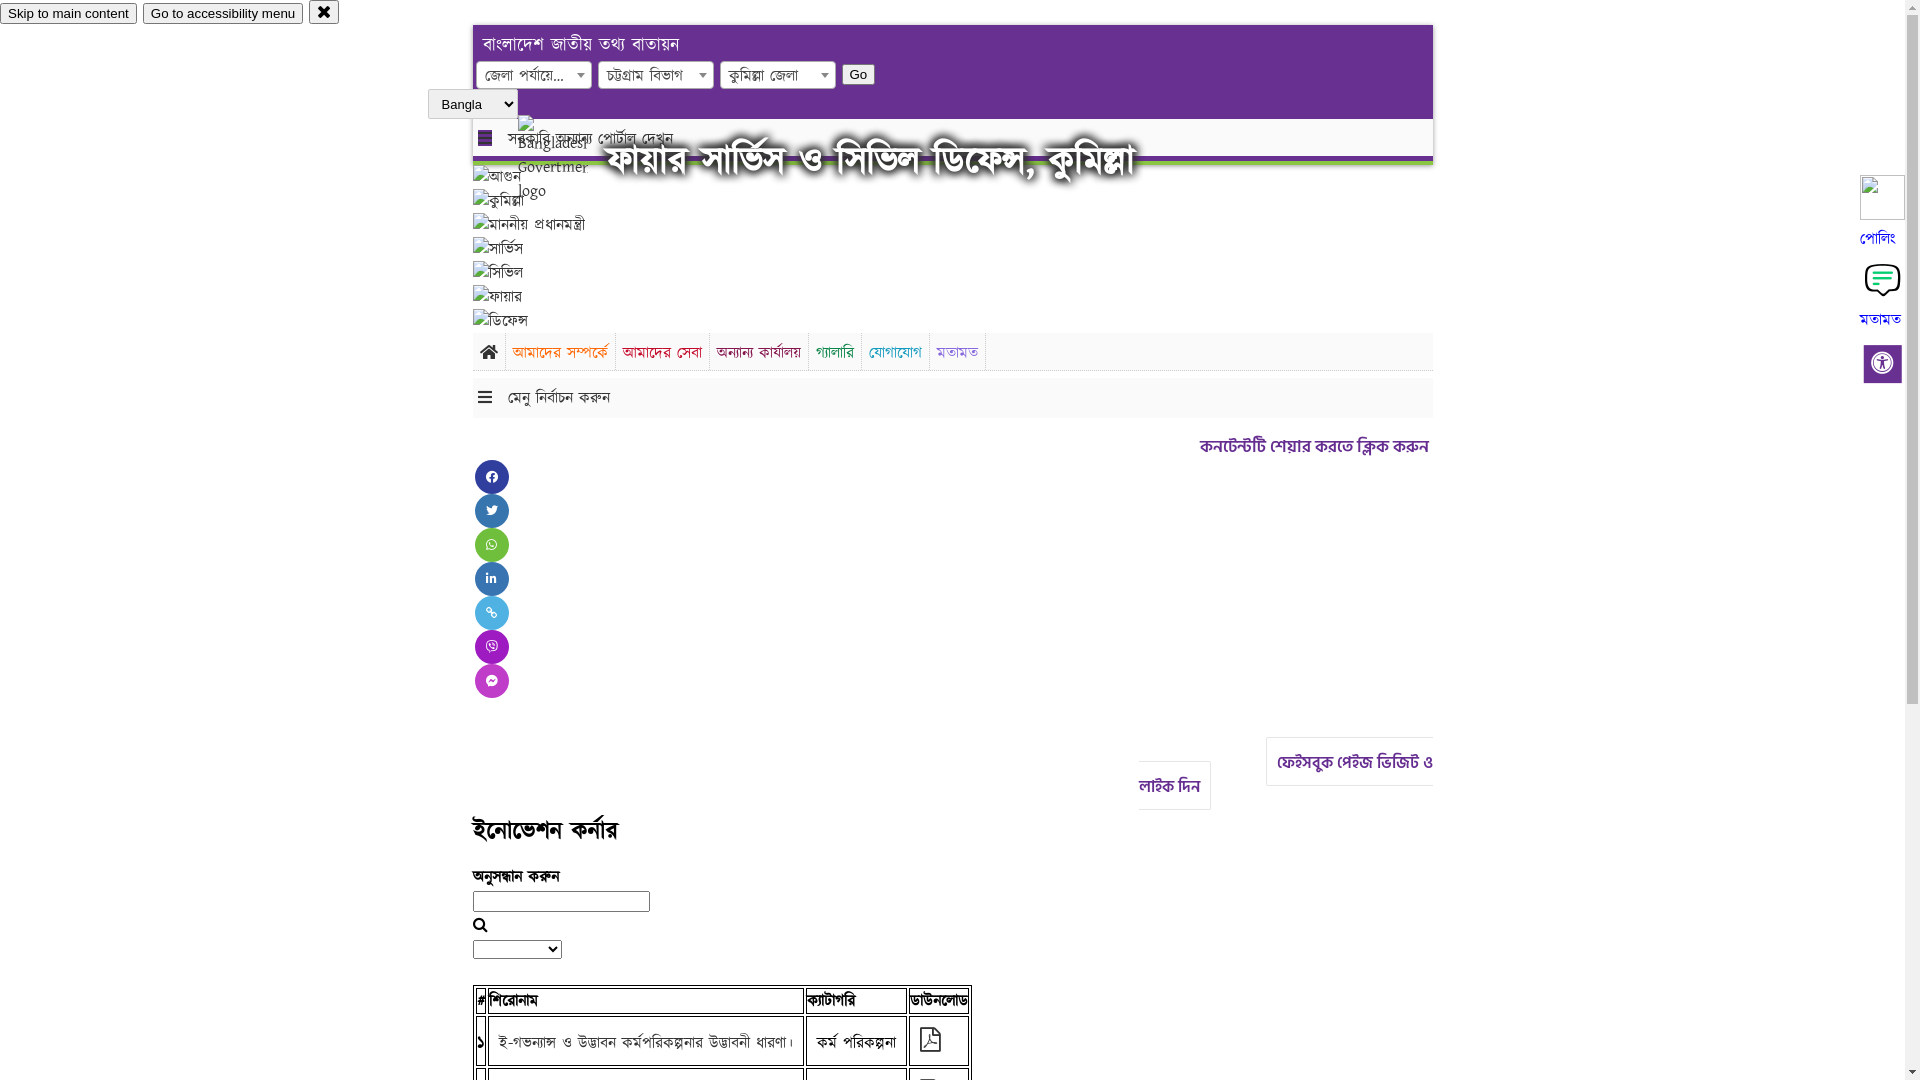  What do you see at coordinates (324, 11) in the screenshot?
I see `'close'` at bounding box center [324, 11].